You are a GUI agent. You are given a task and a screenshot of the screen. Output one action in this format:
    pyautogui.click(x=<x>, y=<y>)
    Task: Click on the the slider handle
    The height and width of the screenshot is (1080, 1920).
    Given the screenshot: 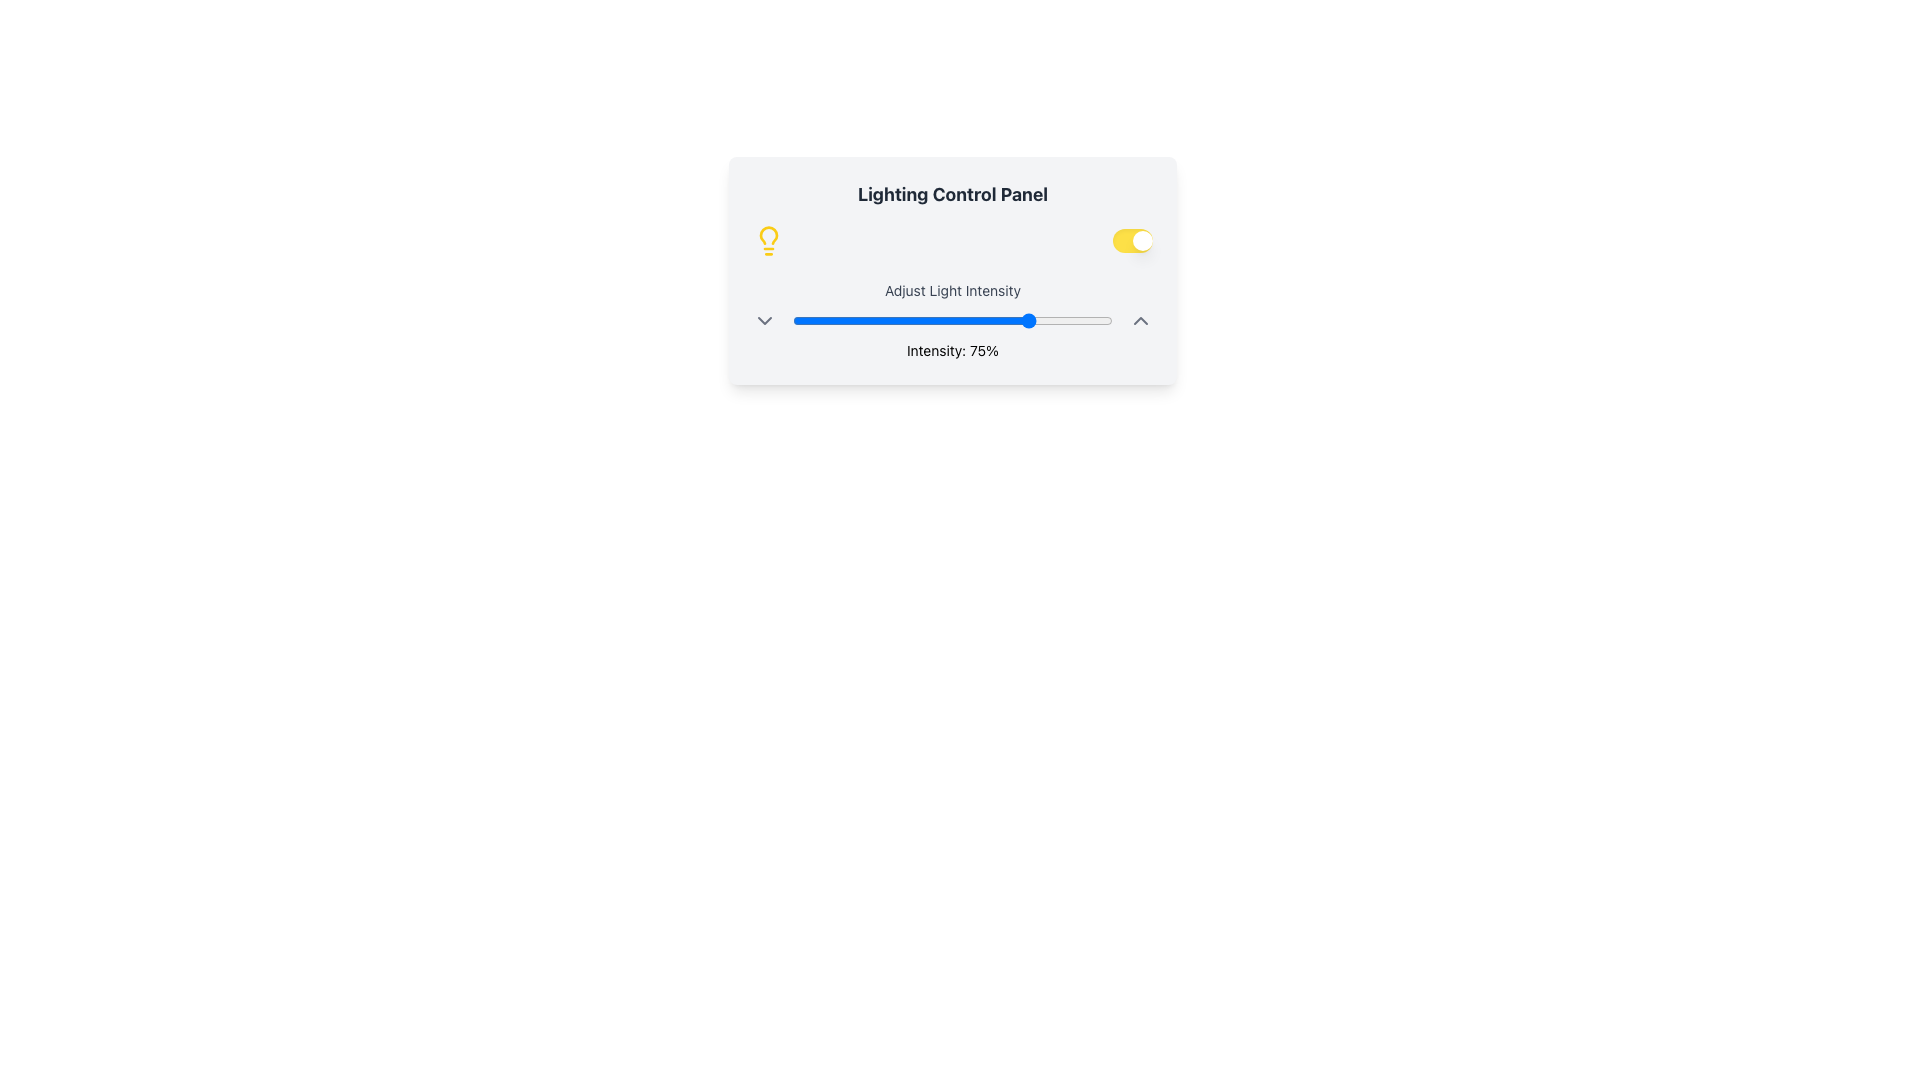 What is the action you would take?
    pyautogui.click(x=952, y=319)
    